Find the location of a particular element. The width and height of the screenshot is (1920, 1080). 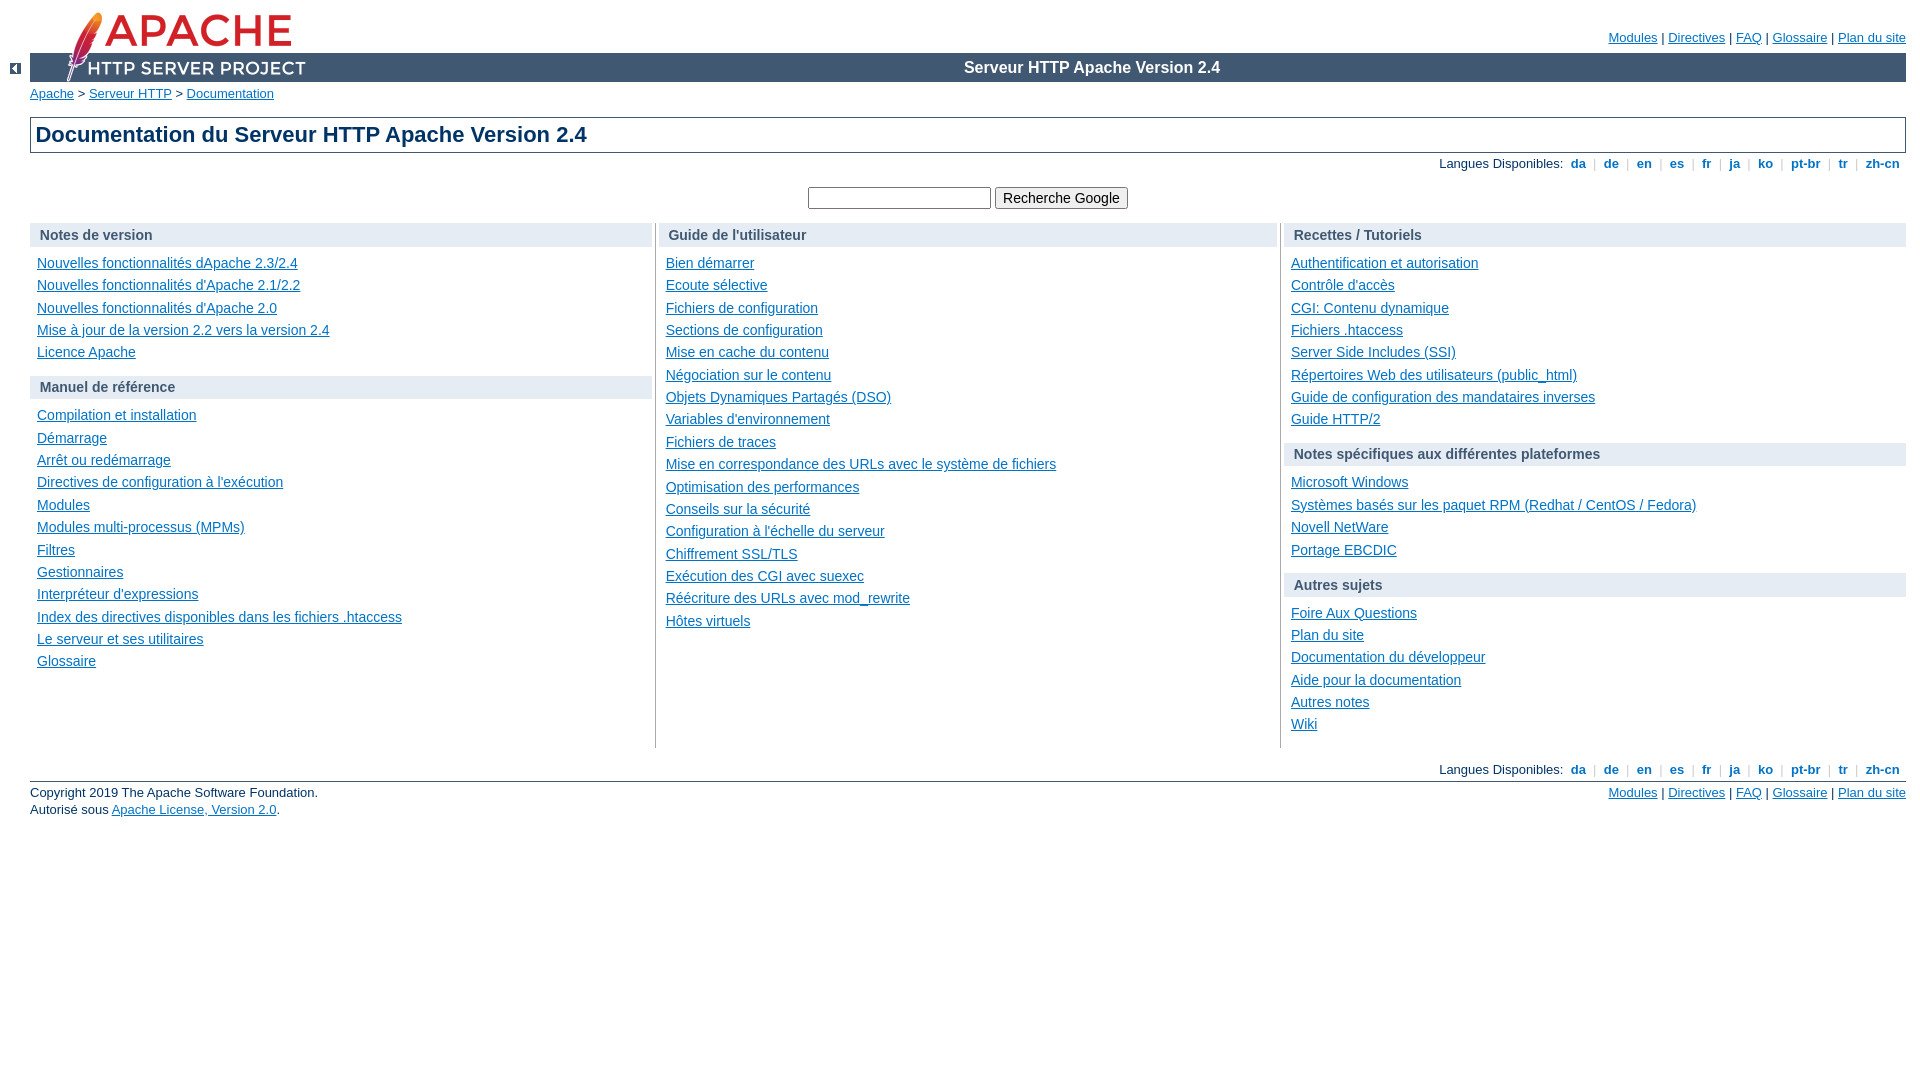

'Gestionnaires' is located at coordinates (37, 571).